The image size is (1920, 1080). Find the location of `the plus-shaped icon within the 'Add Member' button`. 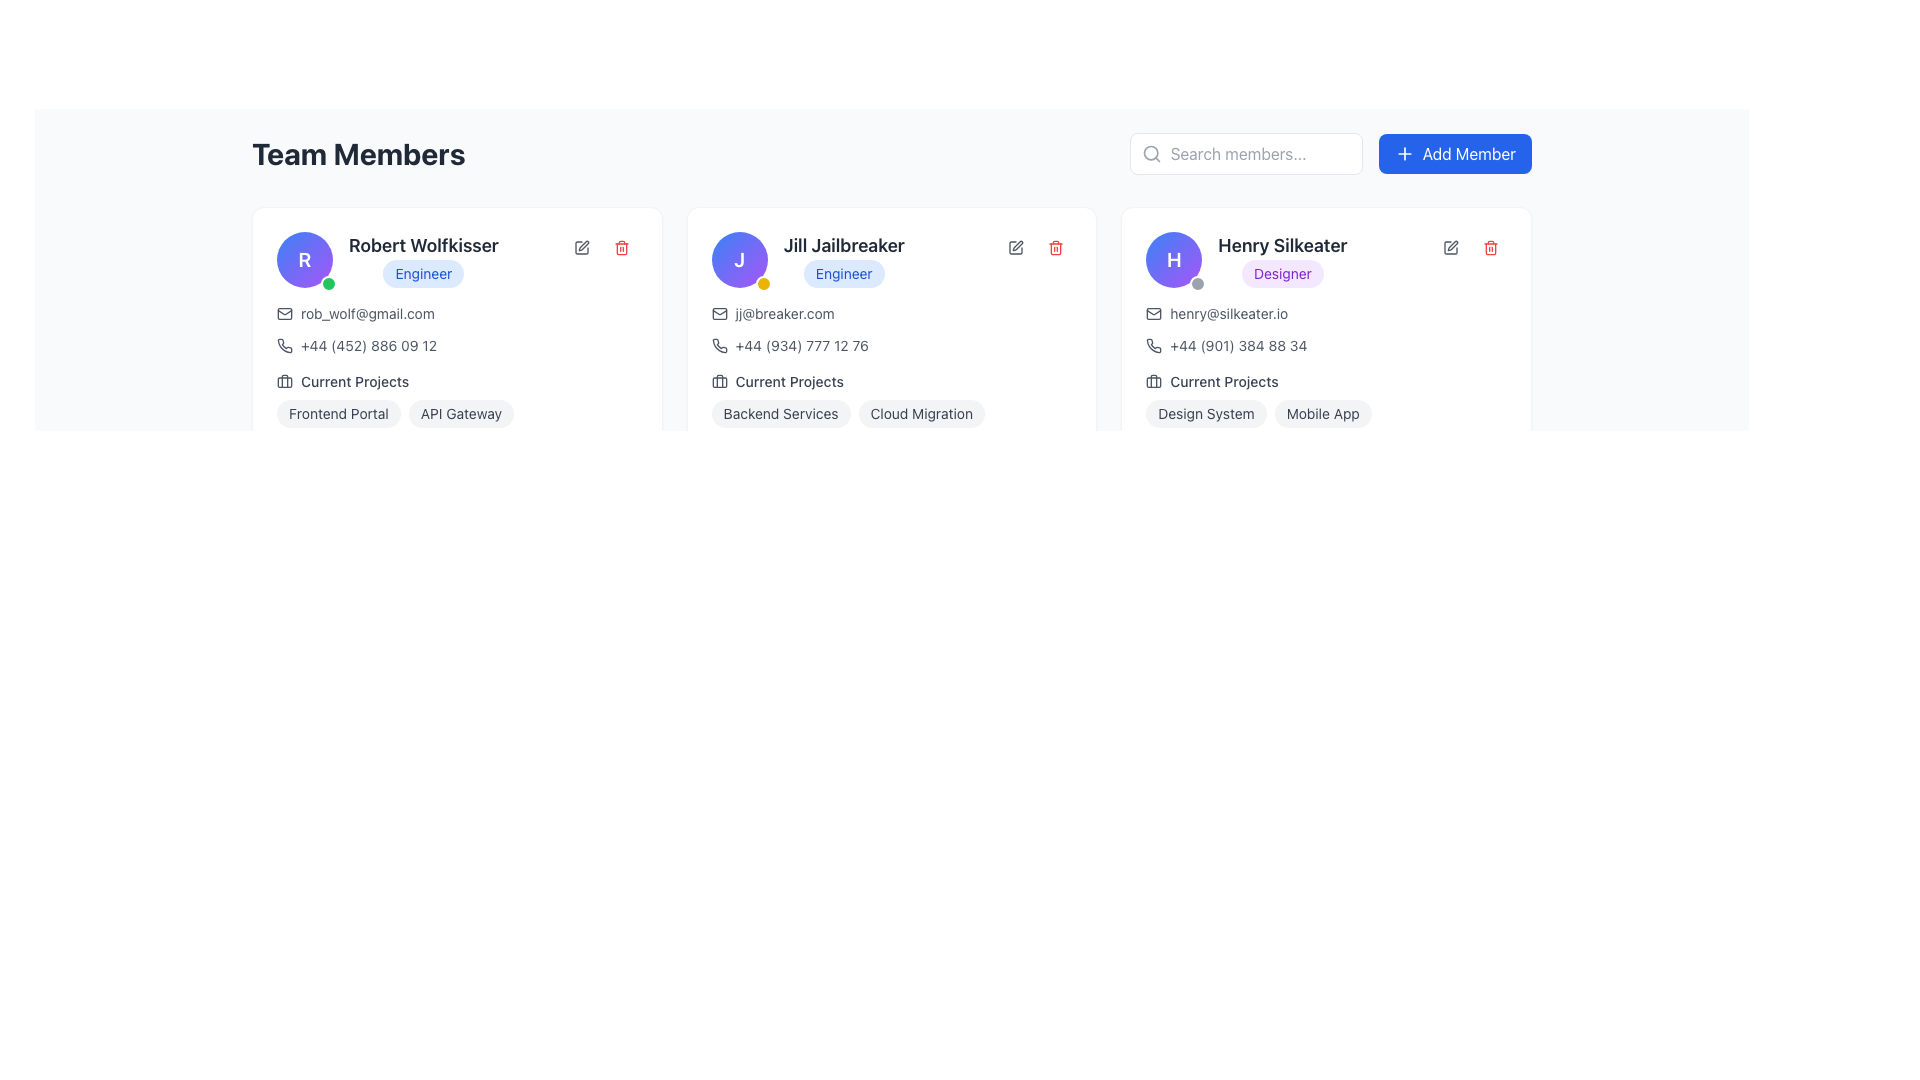

the plus-shaped icon within the 'Add Member' button is located at coordinates (1403, 153).